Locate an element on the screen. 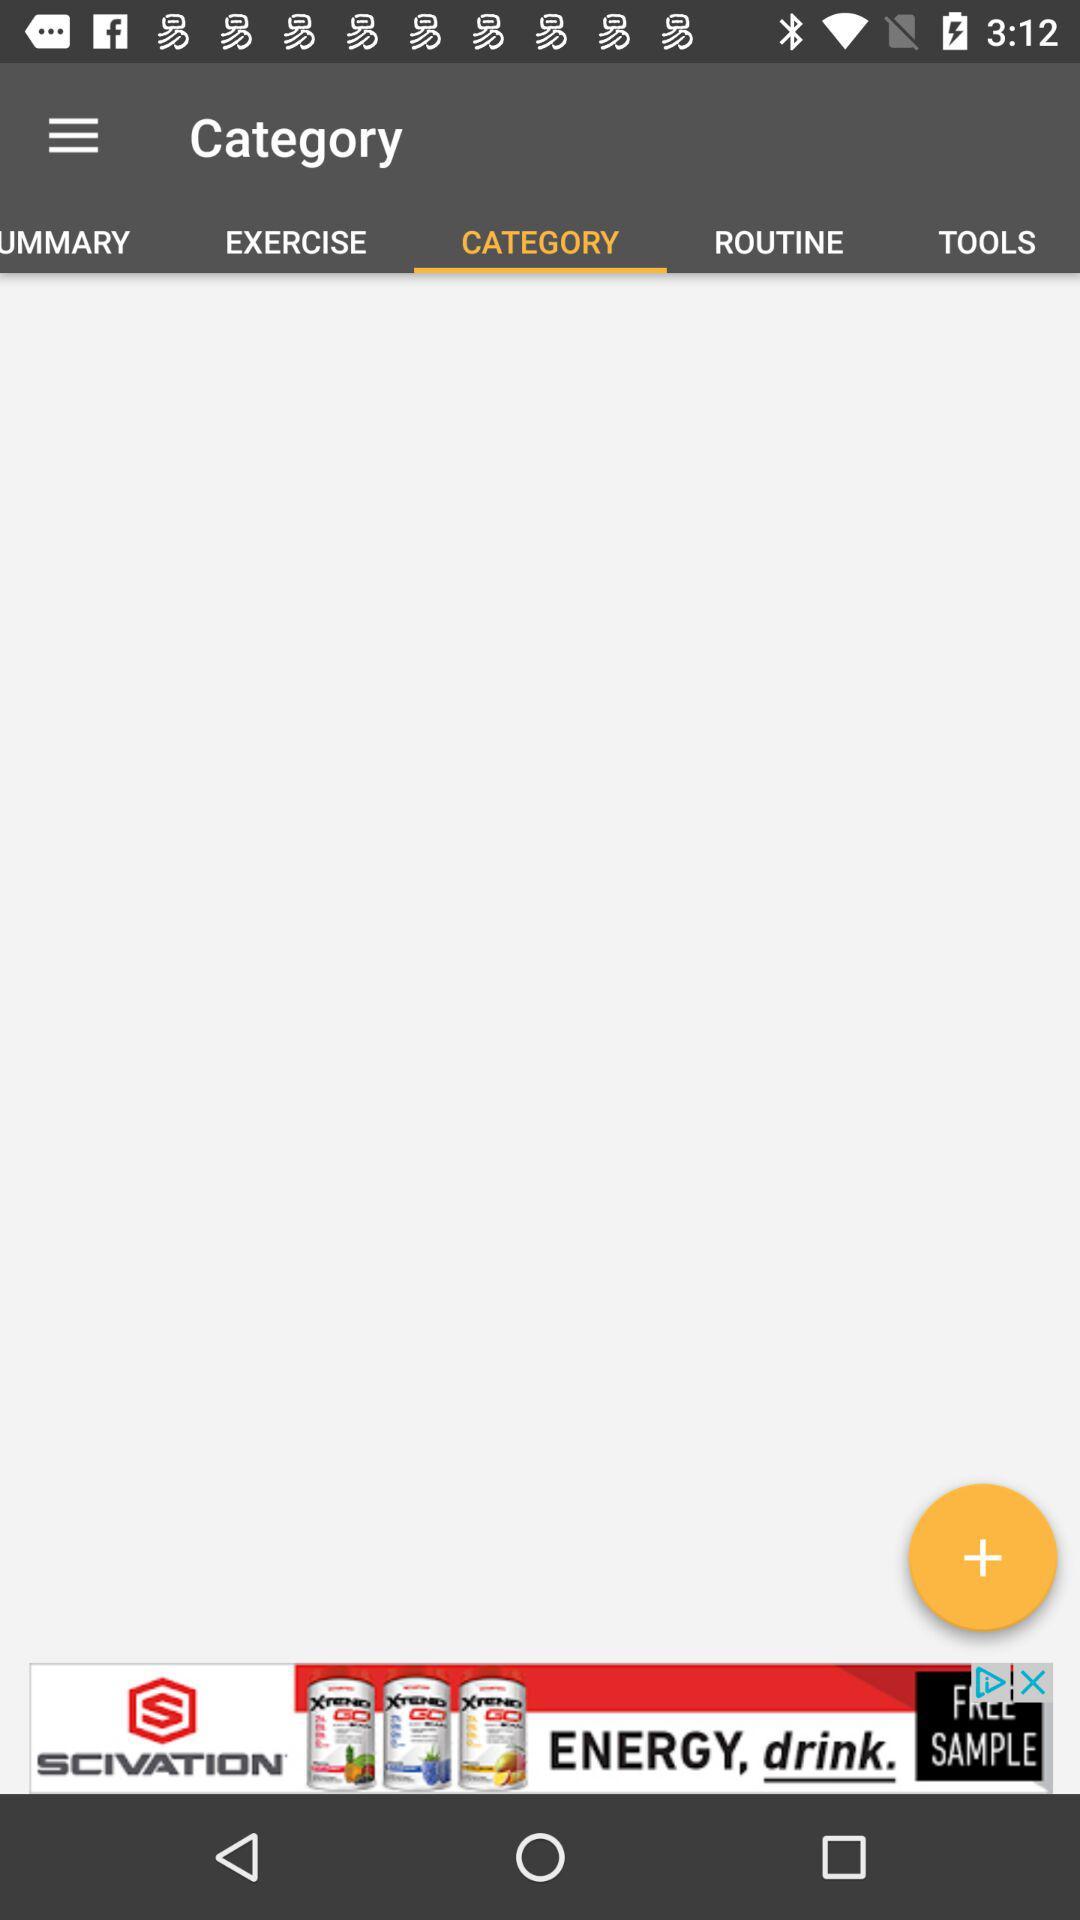  new category is located at coordinates (981, 1564).